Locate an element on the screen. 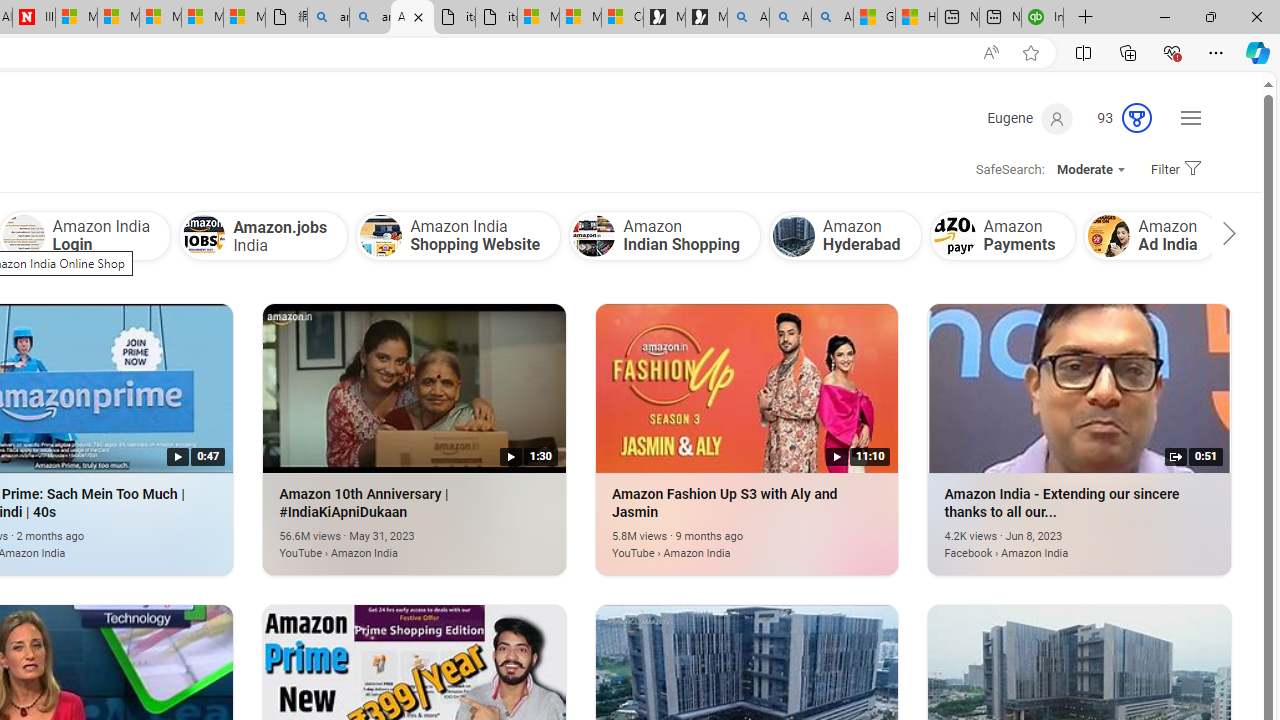  'AutomationID: rh_meter' is located at coordinates (1137, 118).